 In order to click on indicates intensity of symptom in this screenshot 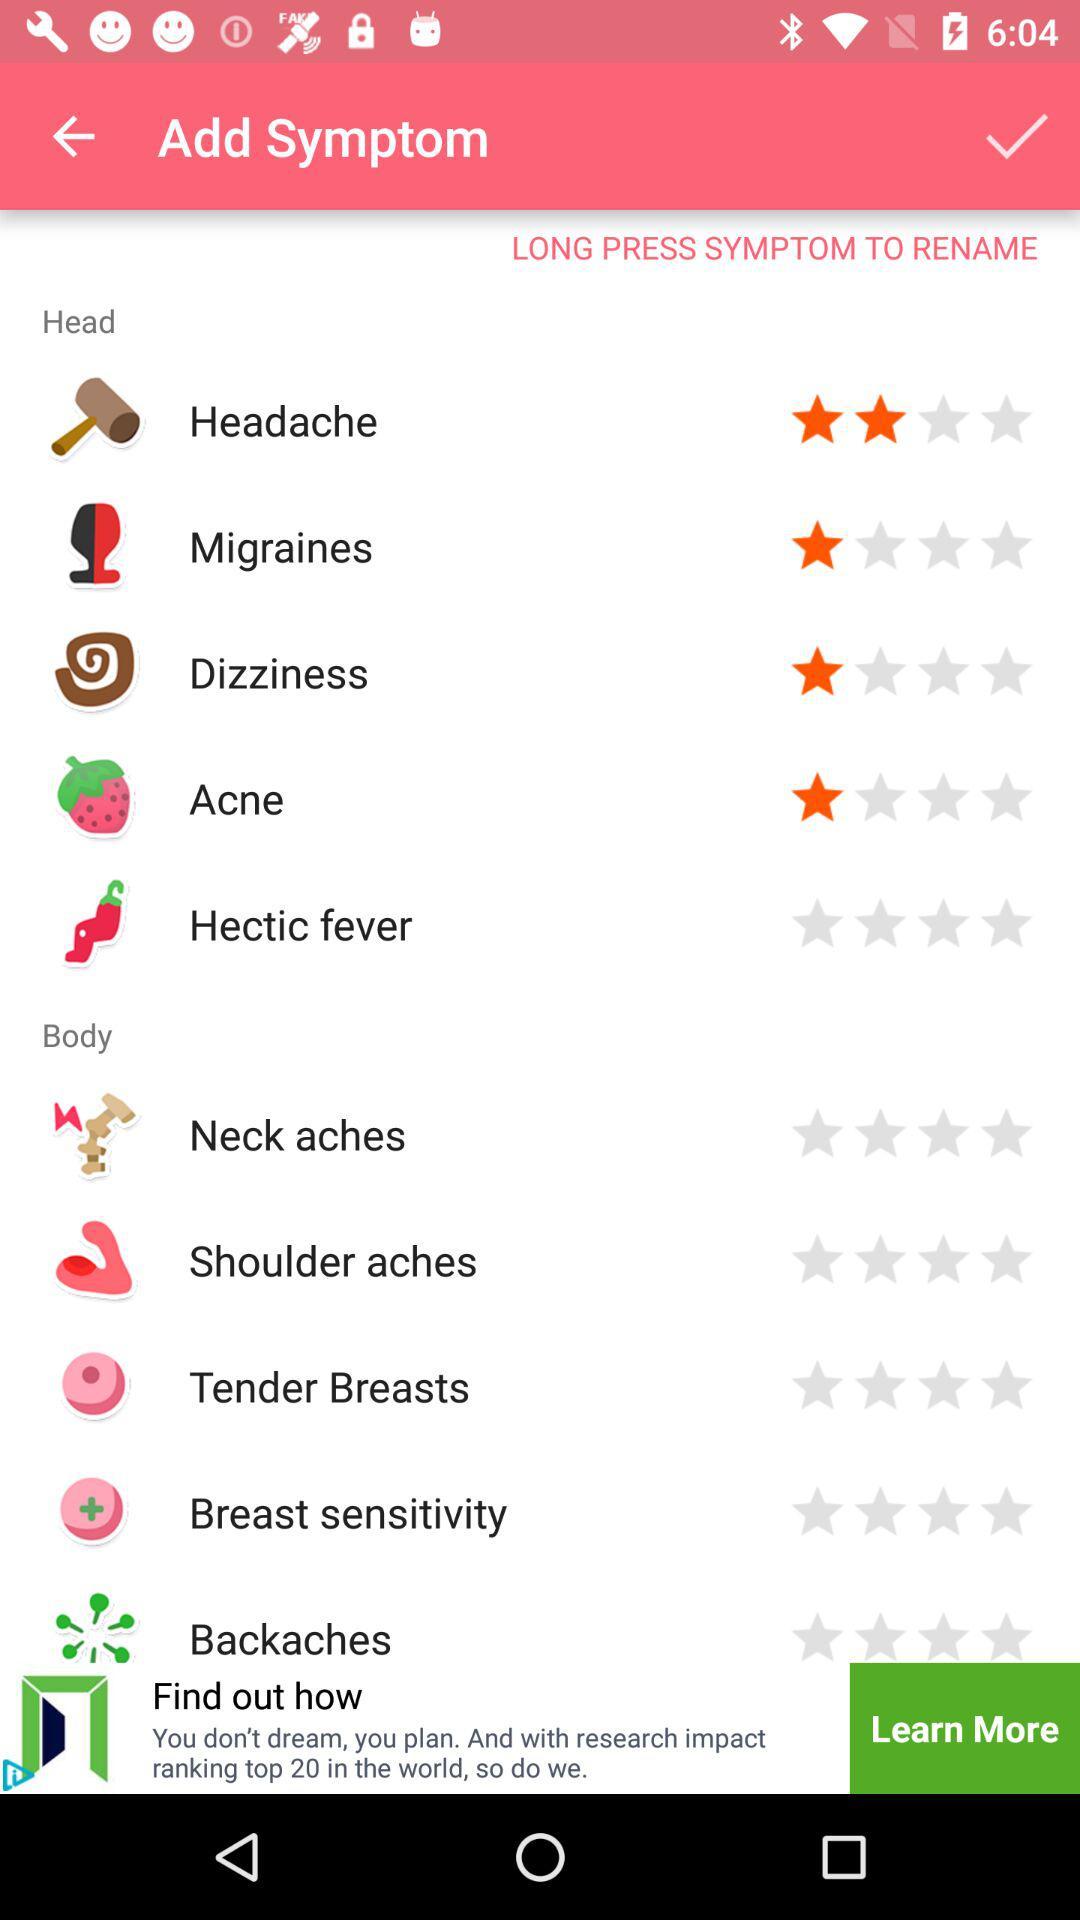, I will do `click(1006, 1258)`.